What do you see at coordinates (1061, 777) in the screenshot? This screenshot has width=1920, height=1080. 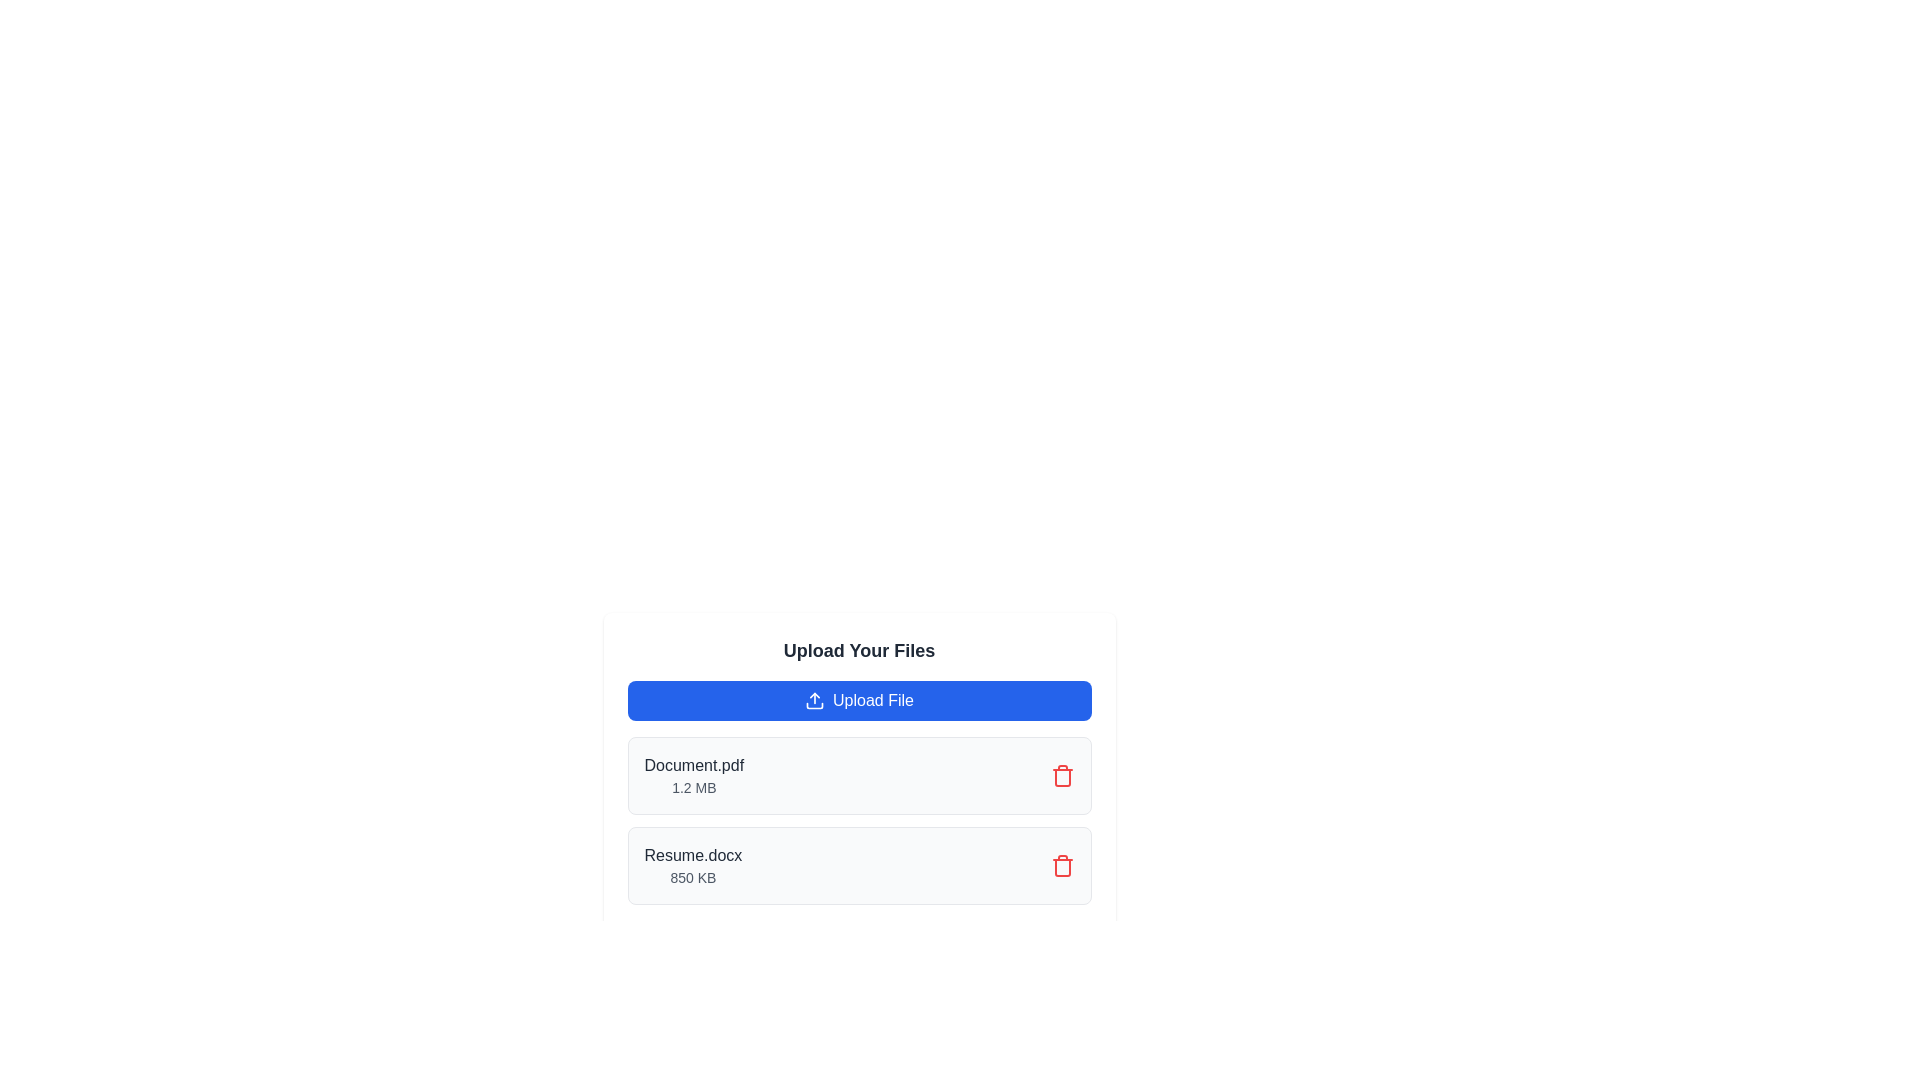 I see `the trash icon representing the bucket of the trash icon component for the second file entry (Resume.docx)` at bounding box center [1061, 777].